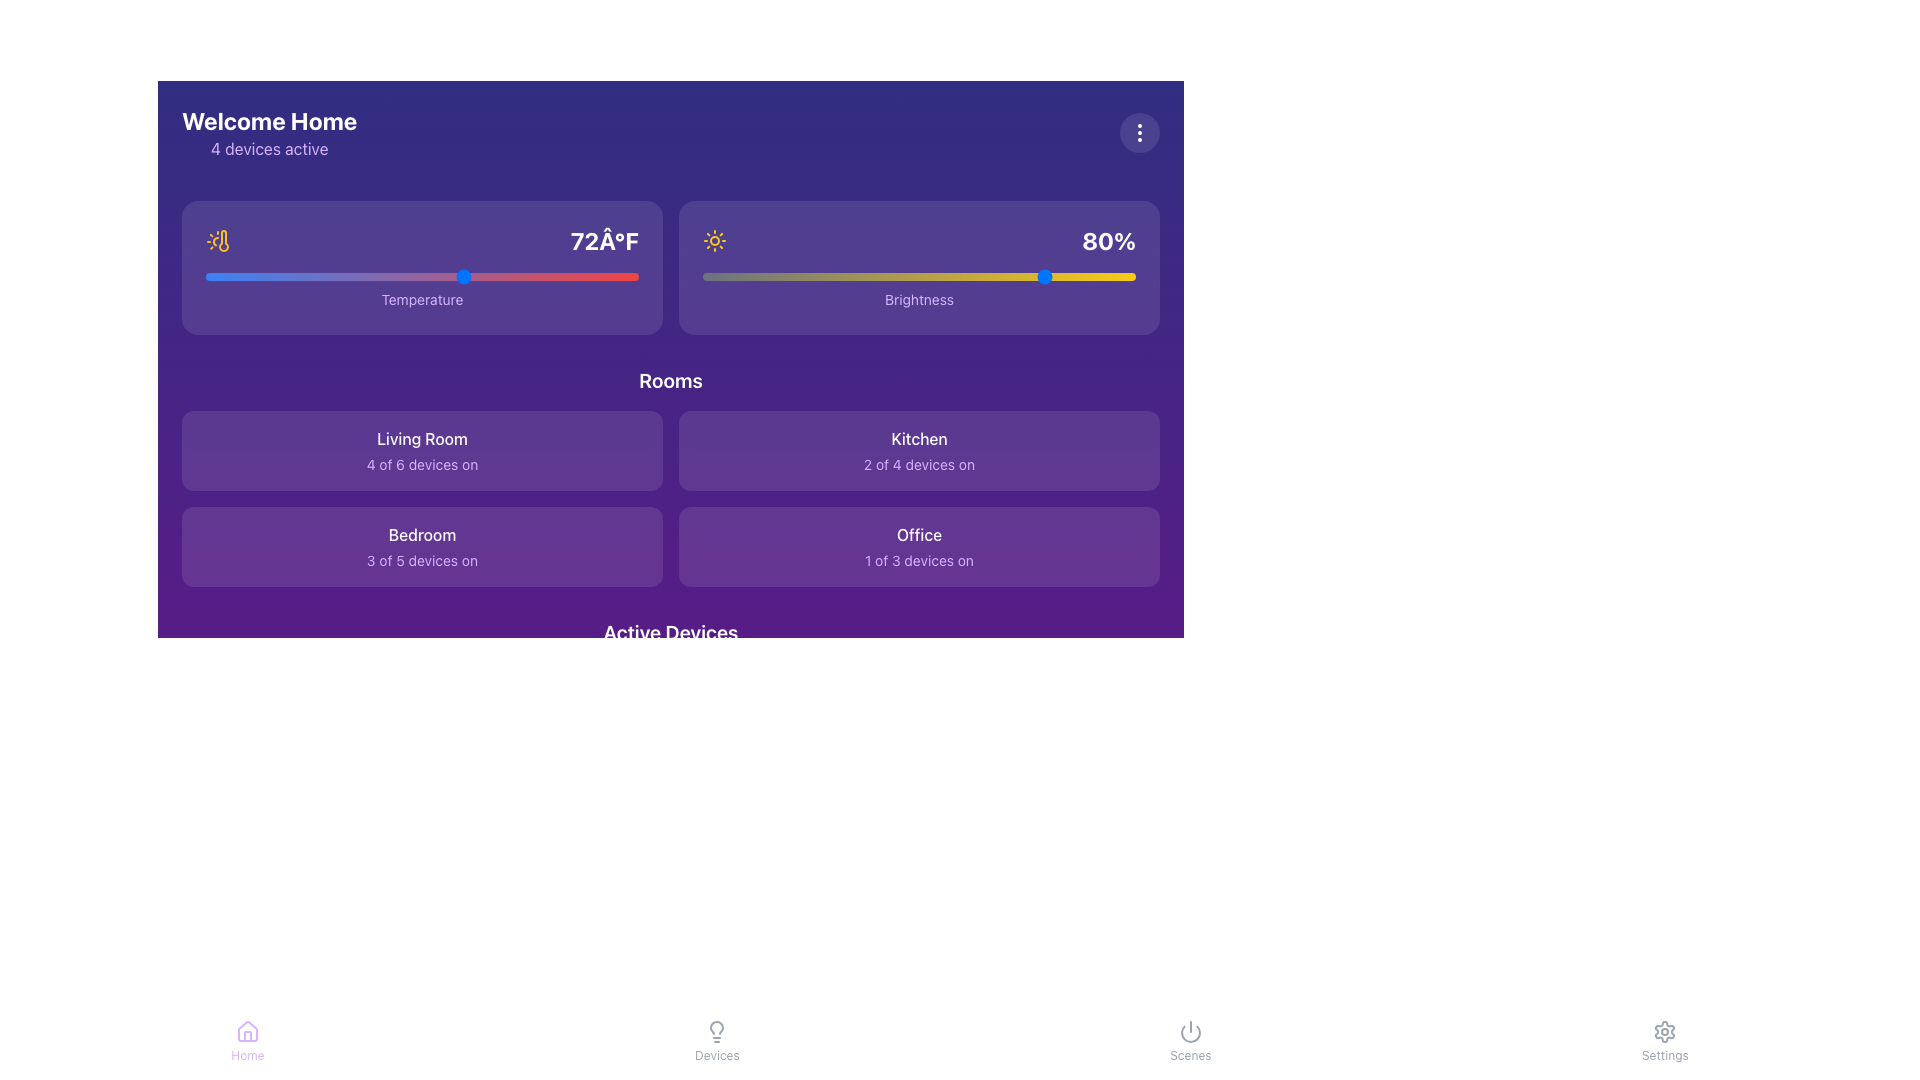 Image resolution: width=1920 pixels, height=1080 pixels. What do you see at coordinates (421, 465) in the screenshot?
I see `the text label displaying '4 of 6 devices on' which is styled in a smaller purple font on a darker purple background, located beneath the 'Living Room' title` at bounding box center [421, 465].